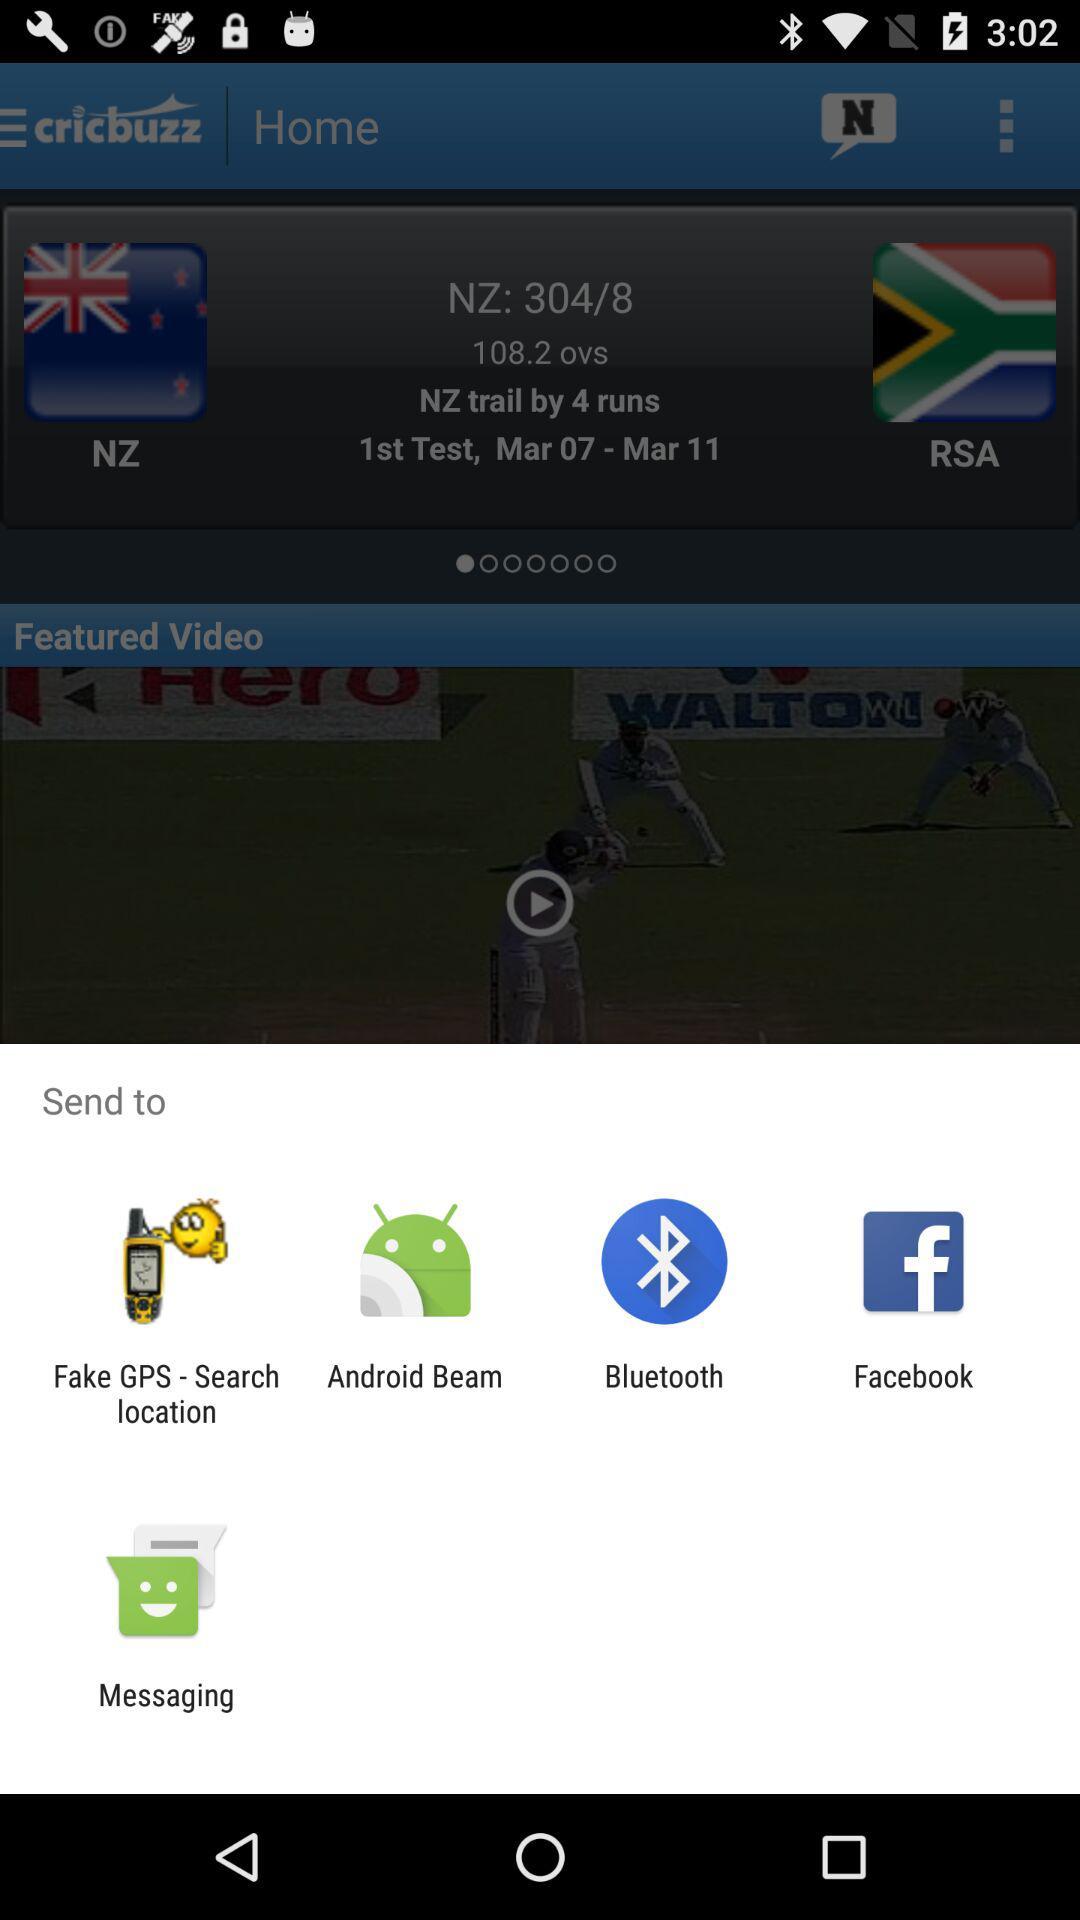 This screenshot has width=1080, height=1920. What do you see at coordinates (414, 1392) in the screenshot?
I see `item next to the bluetooth` at bounding box center [414, 1392].